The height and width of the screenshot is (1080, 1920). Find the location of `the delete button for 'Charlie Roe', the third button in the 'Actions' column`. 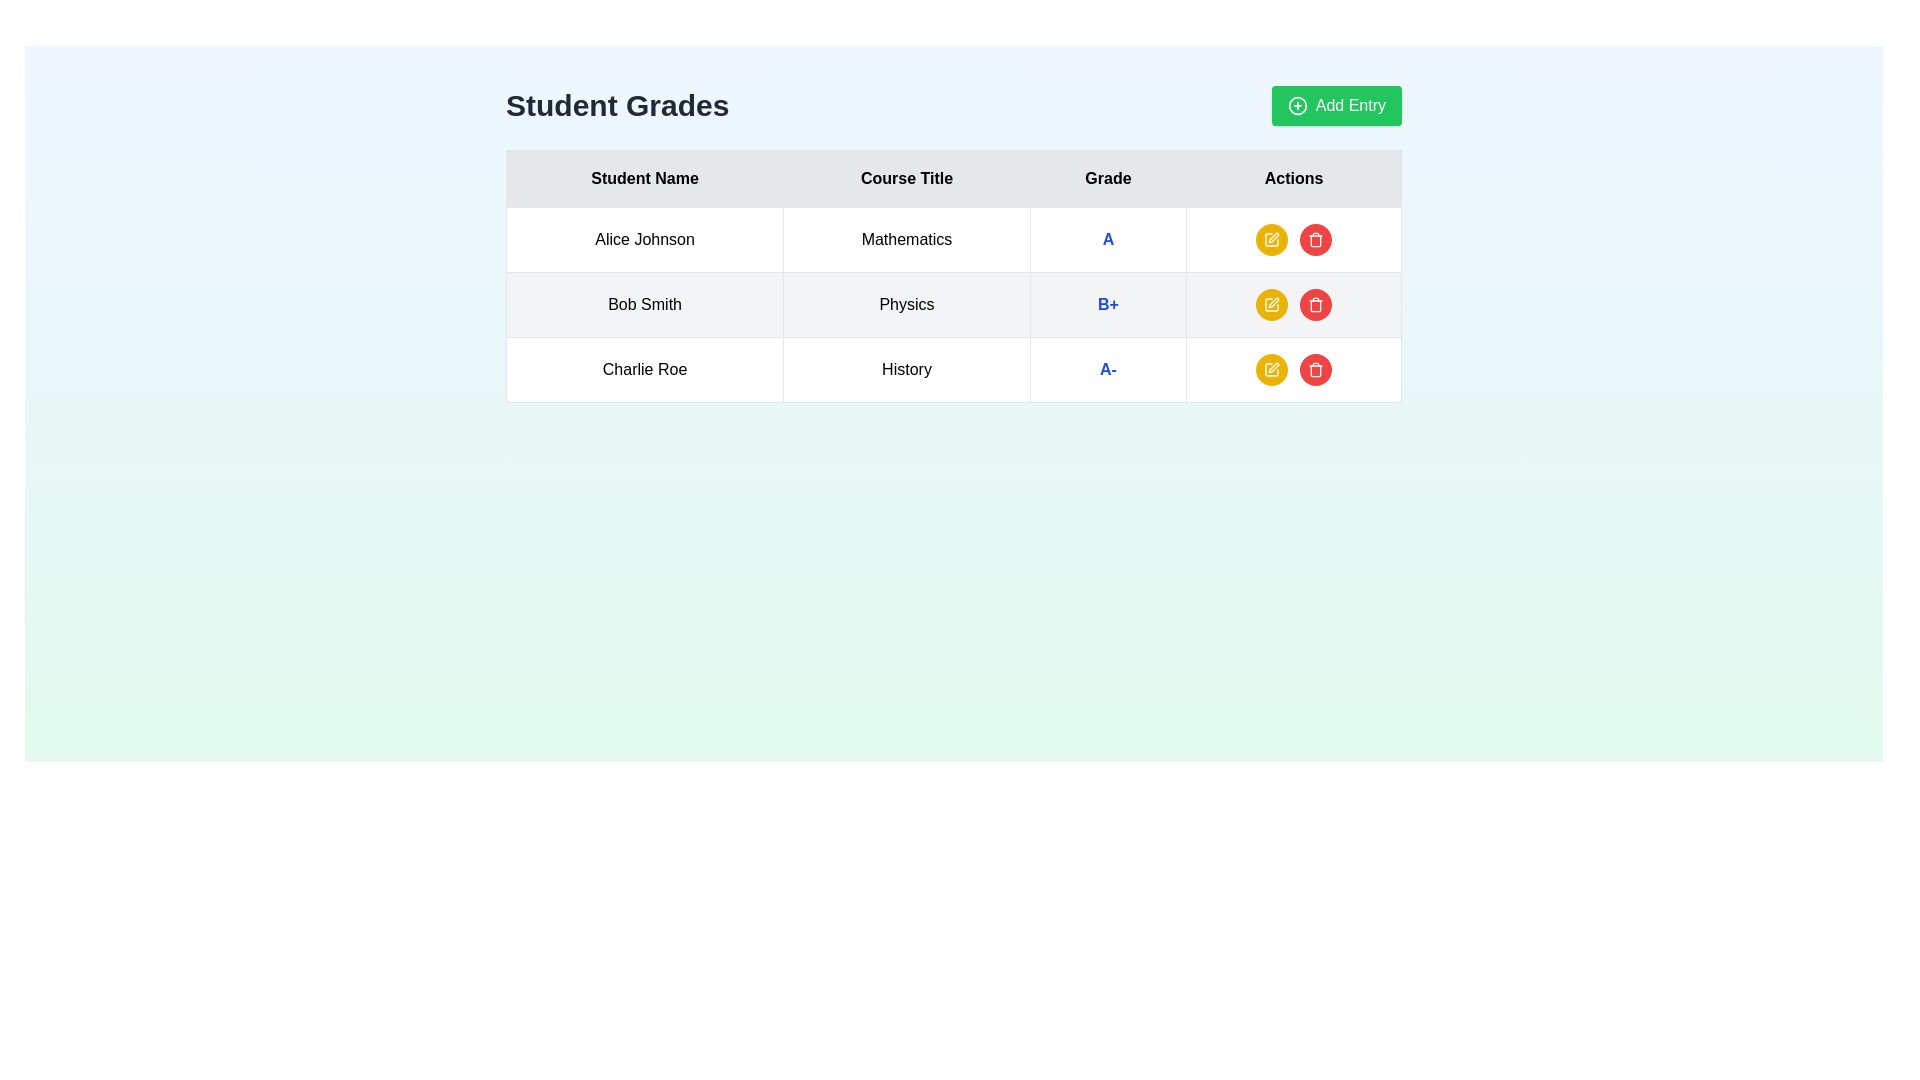

the delete button for 'Charlie Roe', the third button in the 'Actions' column is located at coordinates (1315, 304).